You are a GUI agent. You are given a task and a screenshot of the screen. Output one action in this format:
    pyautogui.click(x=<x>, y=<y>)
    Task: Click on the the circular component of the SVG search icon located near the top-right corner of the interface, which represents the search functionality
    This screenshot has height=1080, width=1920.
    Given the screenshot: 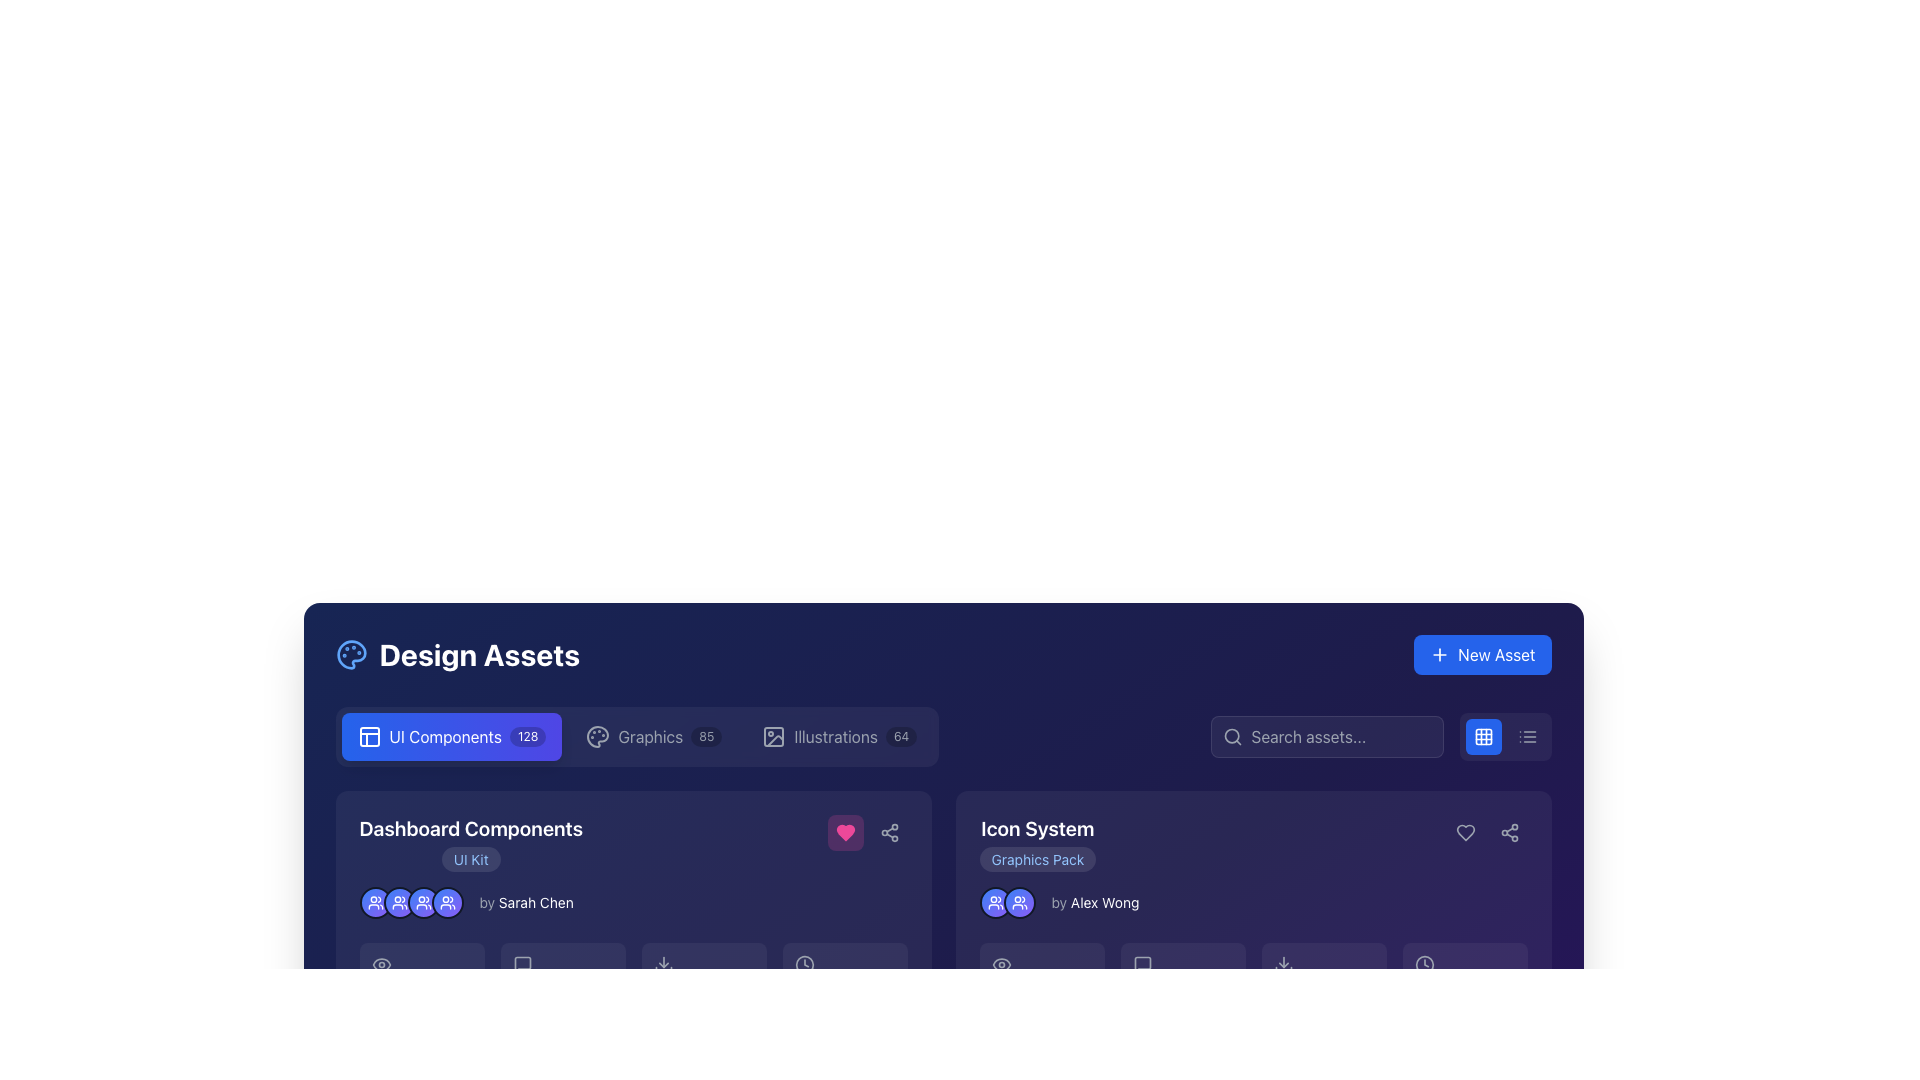 What is the action you would take?
    pyautogui.click(x=1230, y=736)
    